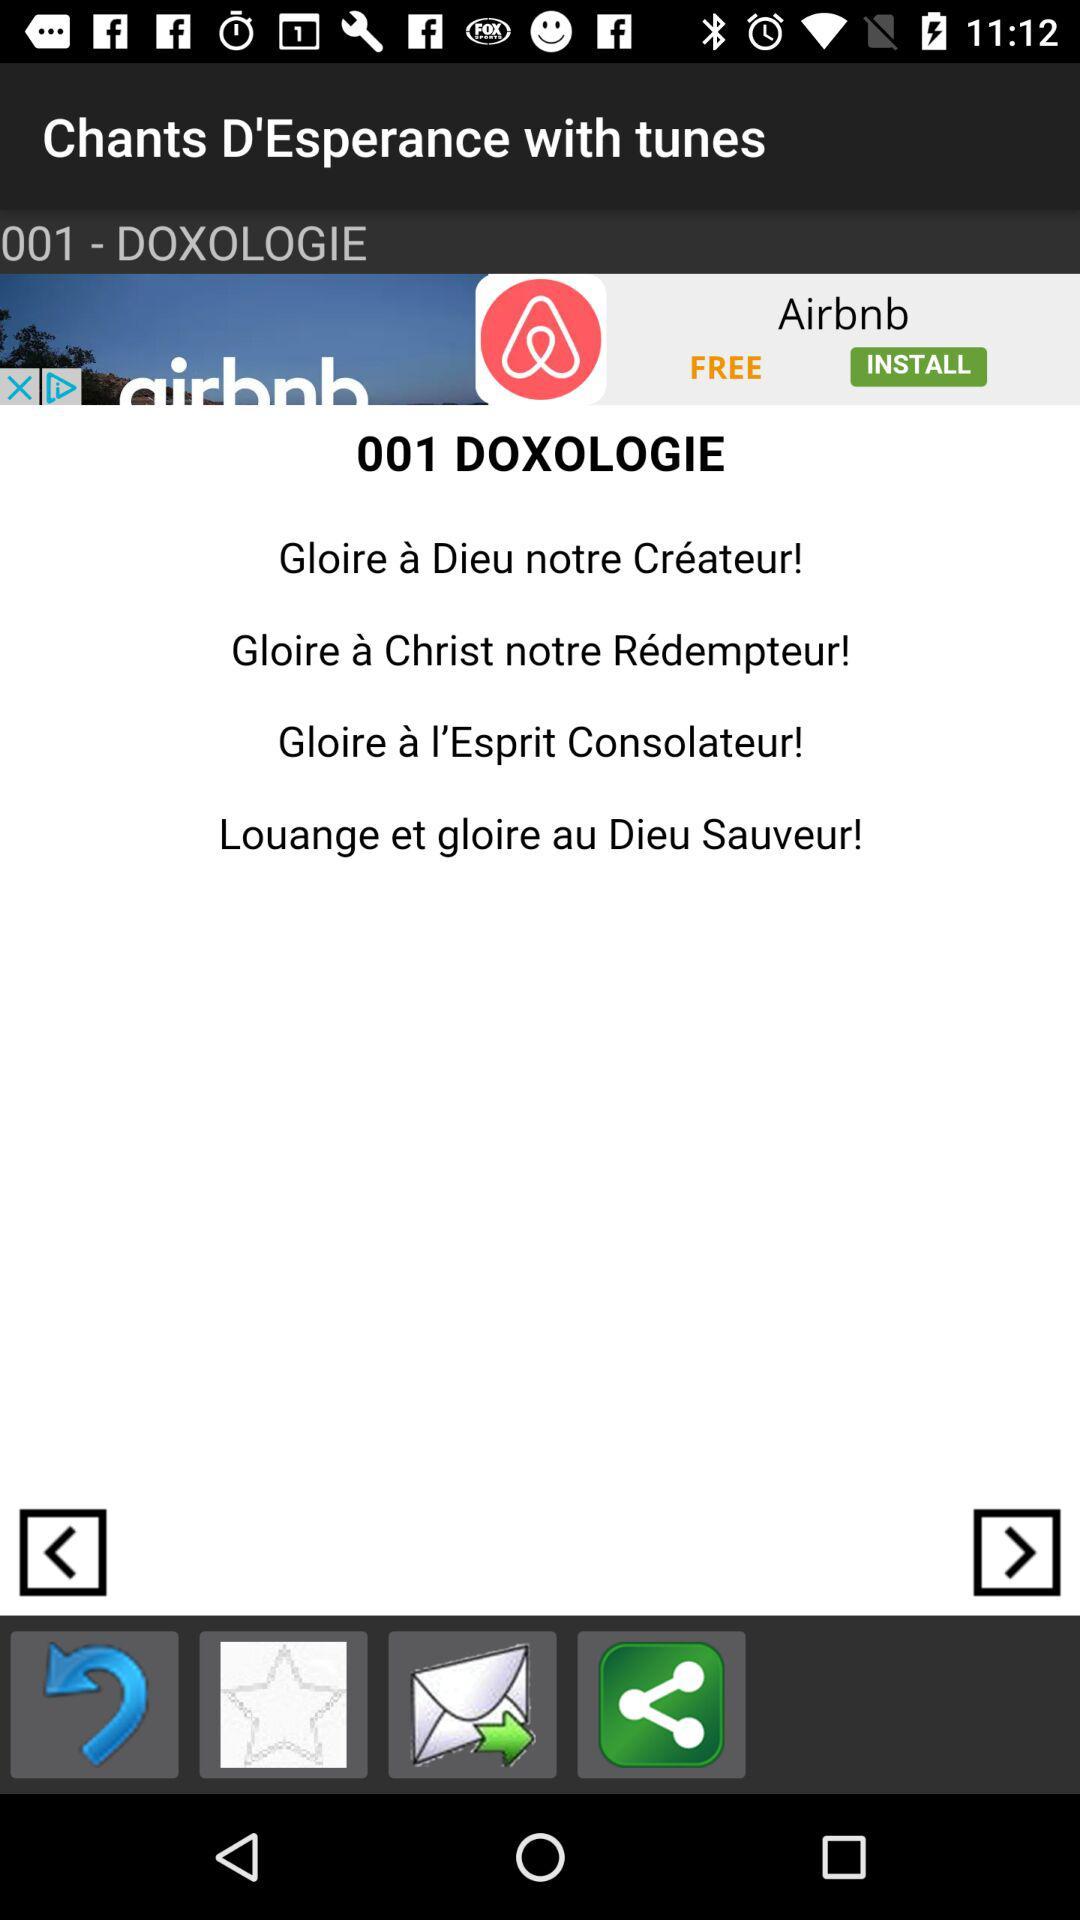 This screenshot has height=1920, width=1080. I want to click on to bookmarks, so click(283, 1703).